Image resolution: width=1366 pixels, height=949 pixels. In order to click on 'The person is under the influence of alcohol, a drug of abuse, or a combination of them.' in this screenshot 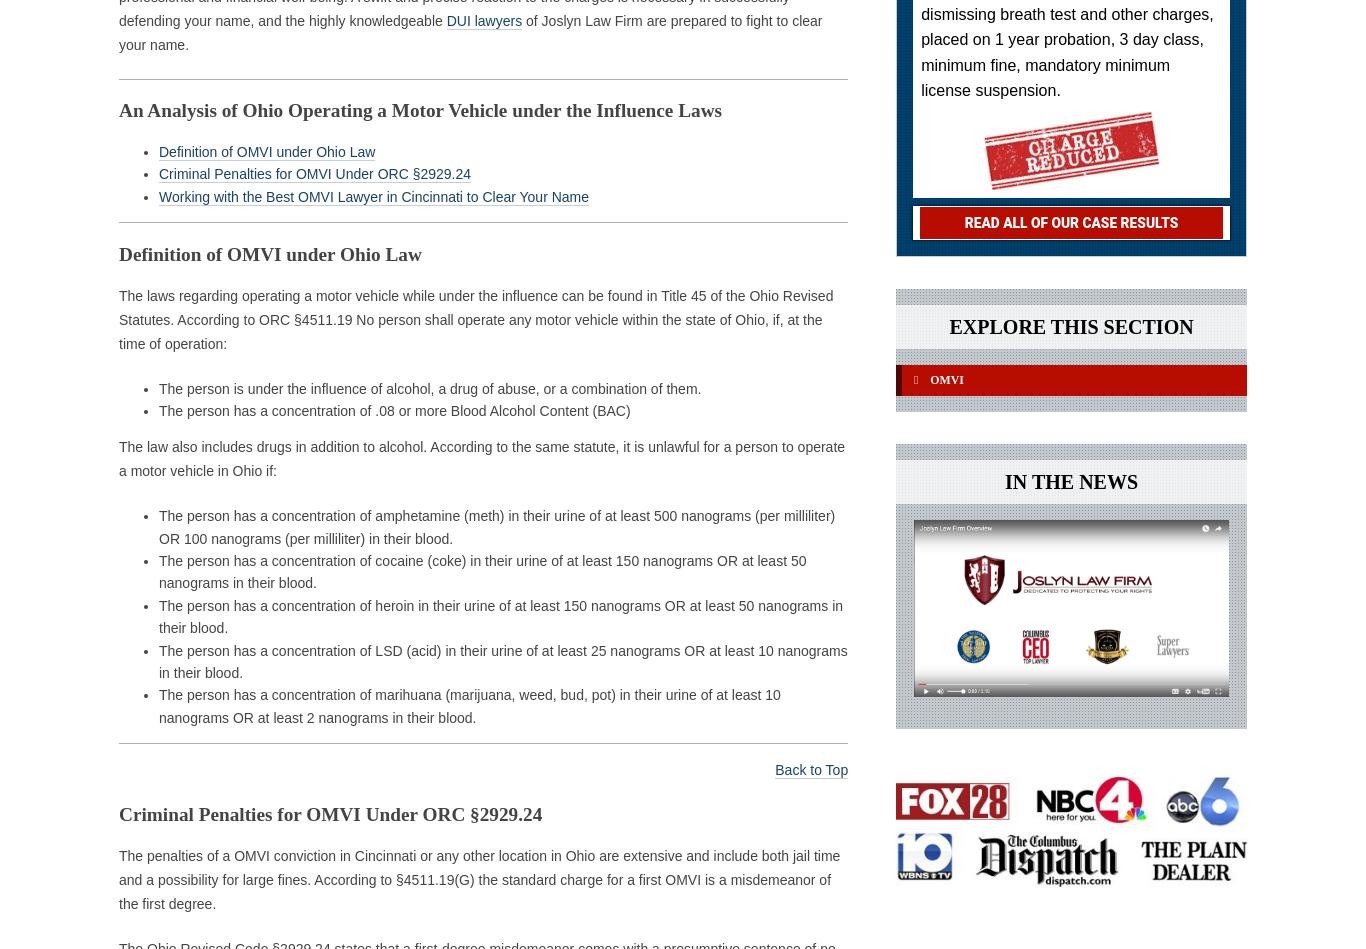, I will do `click(158, 388)`.